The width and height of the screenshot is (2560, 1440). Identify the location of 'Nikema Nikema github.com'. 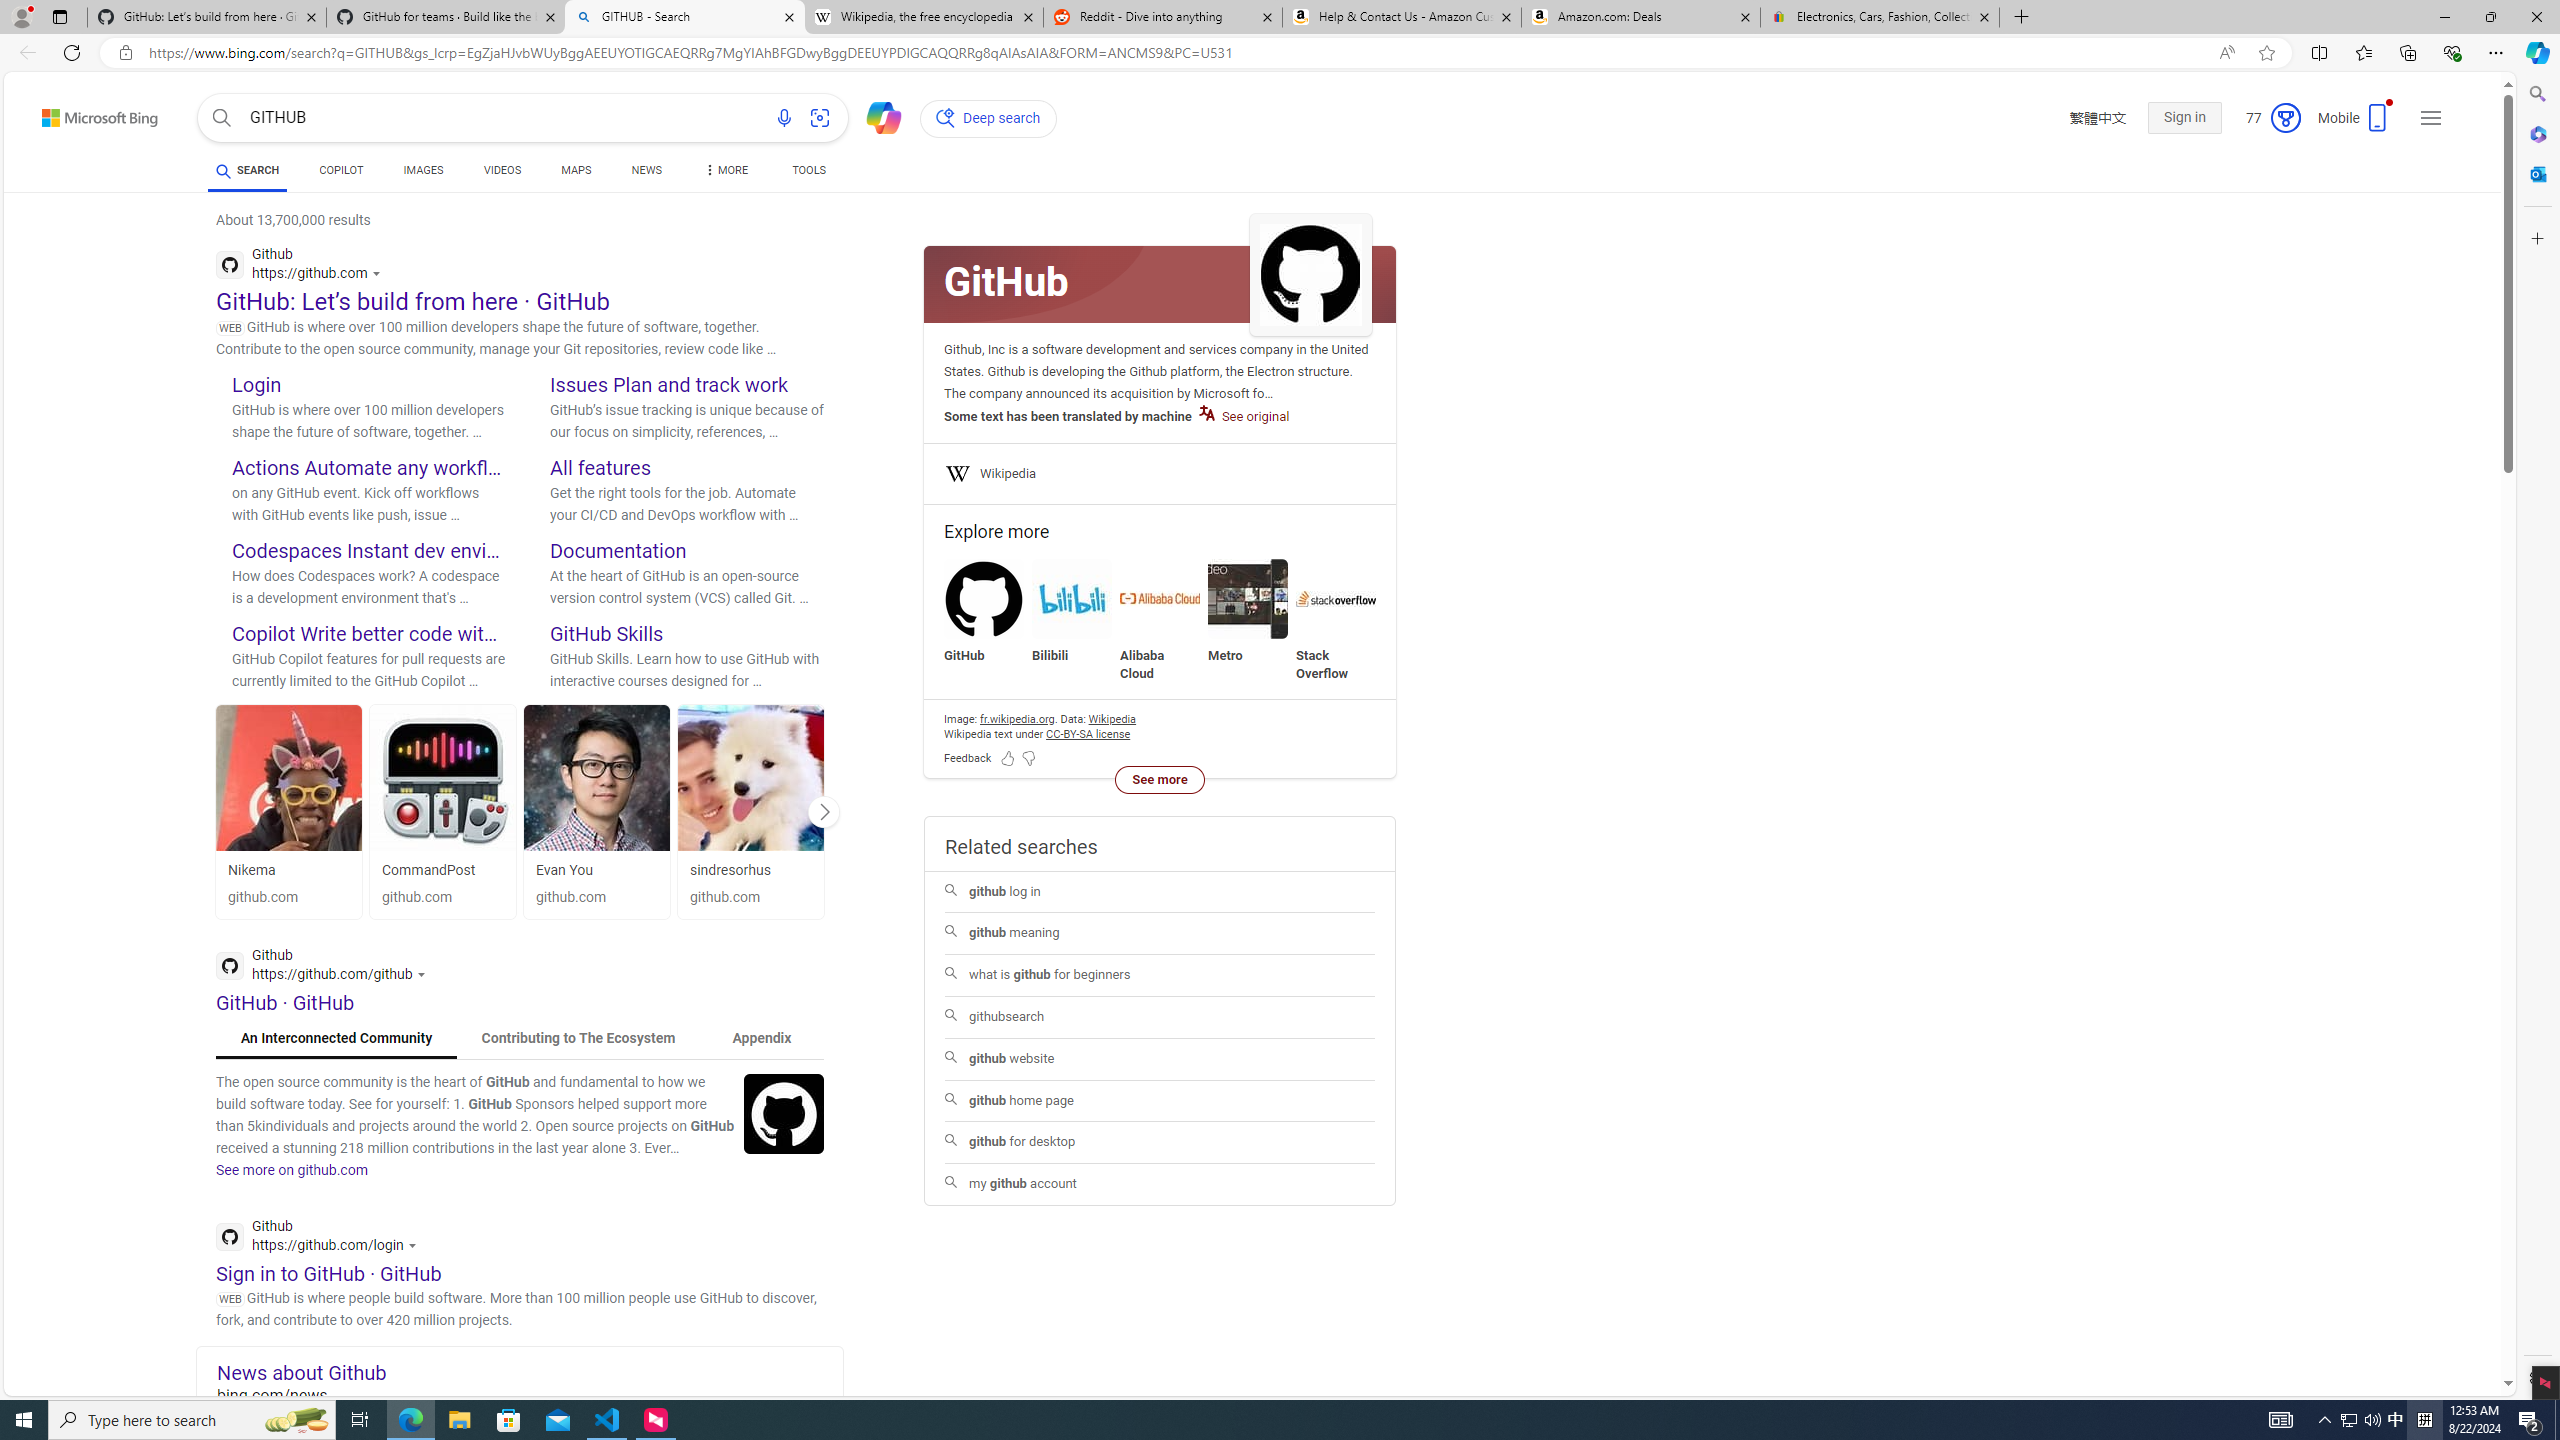
(288, 811).